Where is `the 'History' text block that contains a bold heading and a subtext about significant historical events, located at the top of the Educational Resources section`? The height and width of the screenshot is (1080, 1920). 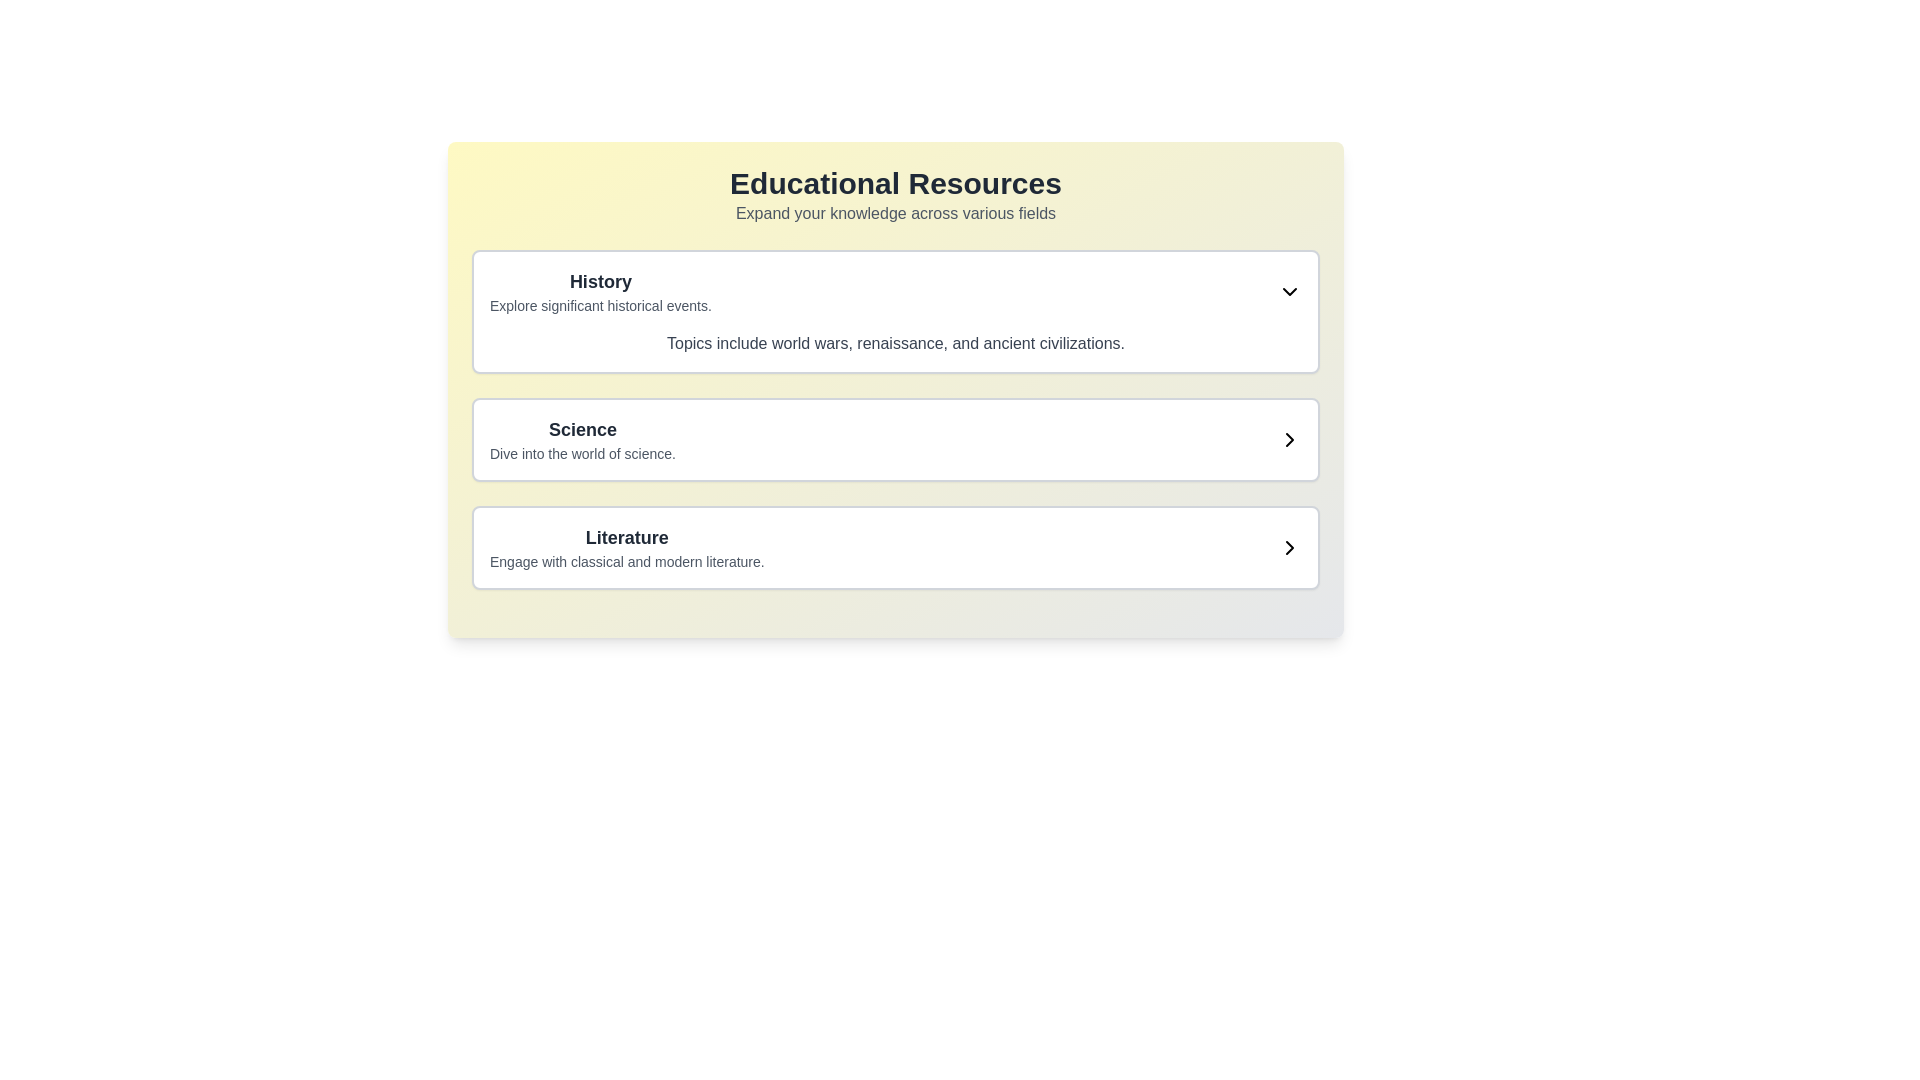
the 'History' text block that contains a bold heading and a subtext about significant historical events, located at the top of the Educational Resources section is located at coordinates (599, 292).